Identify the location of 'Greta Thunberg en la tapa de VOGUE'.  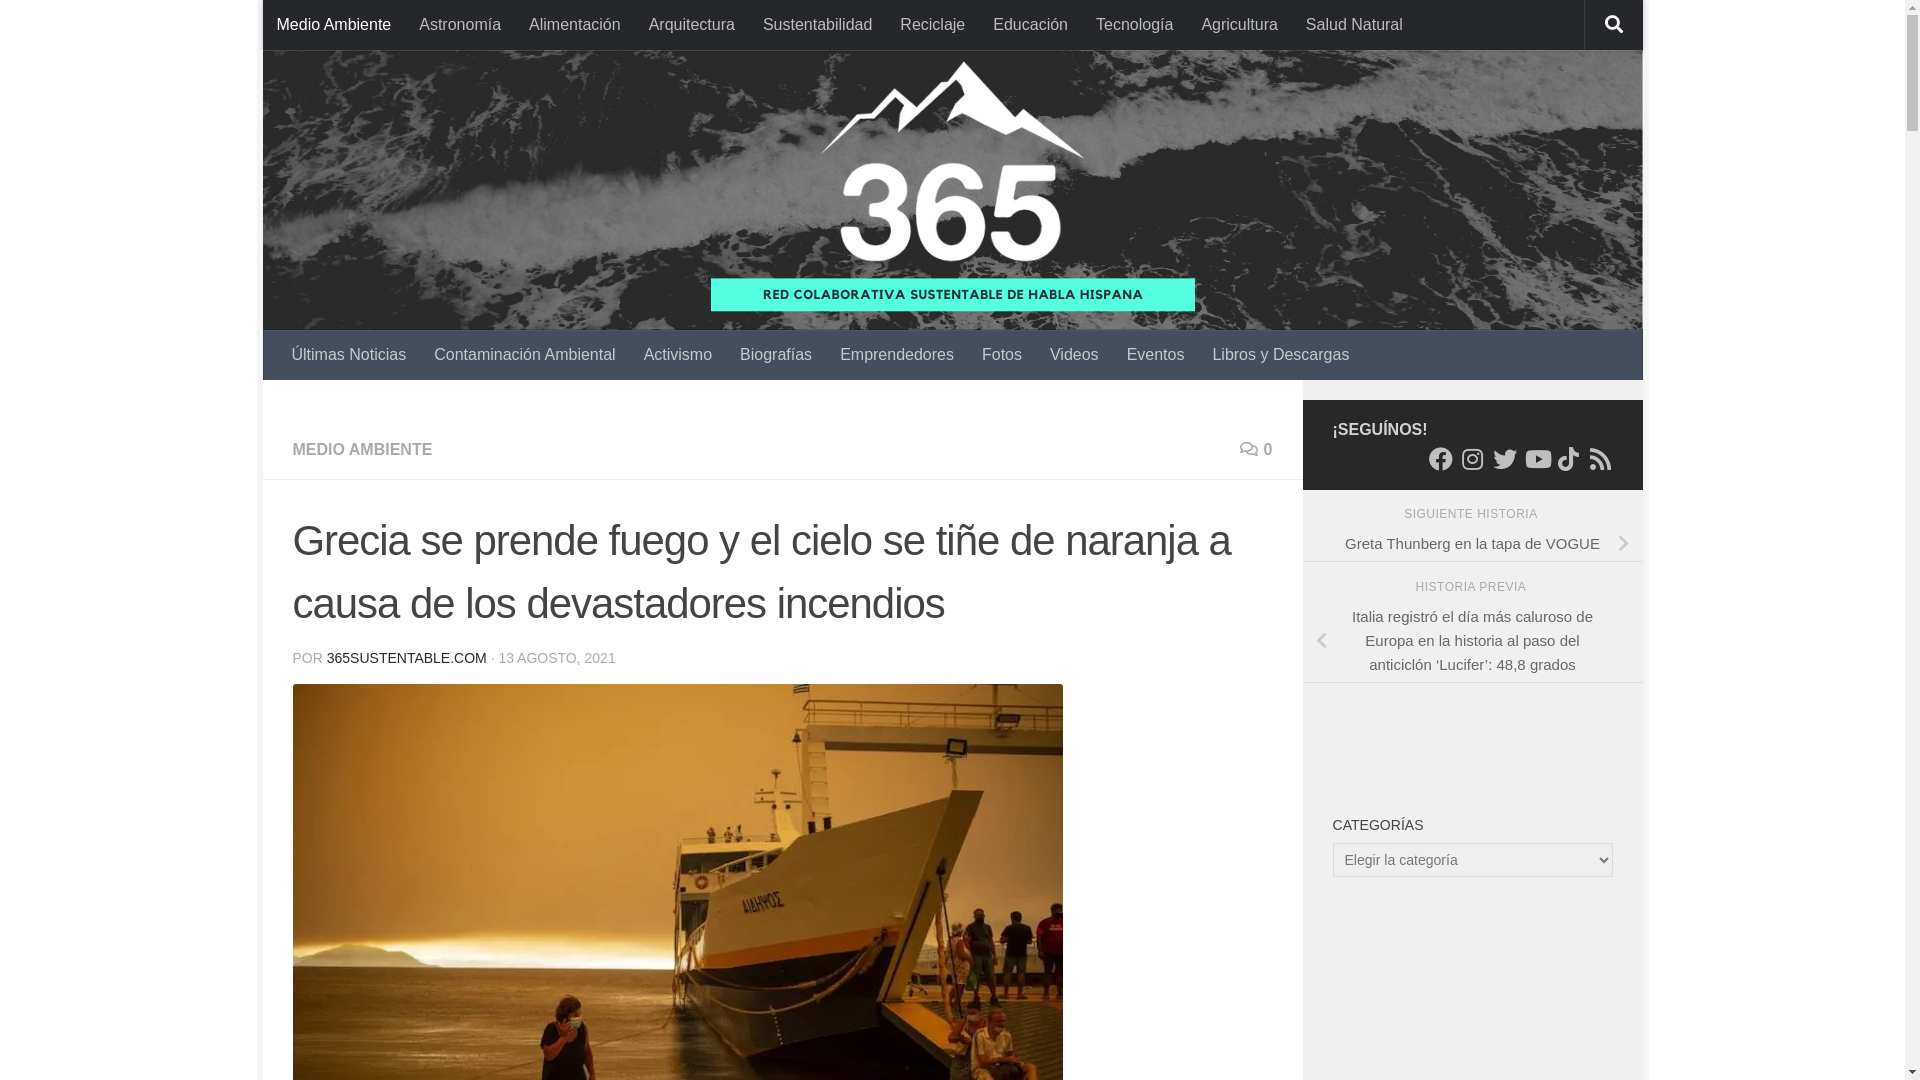
(1472, 543).